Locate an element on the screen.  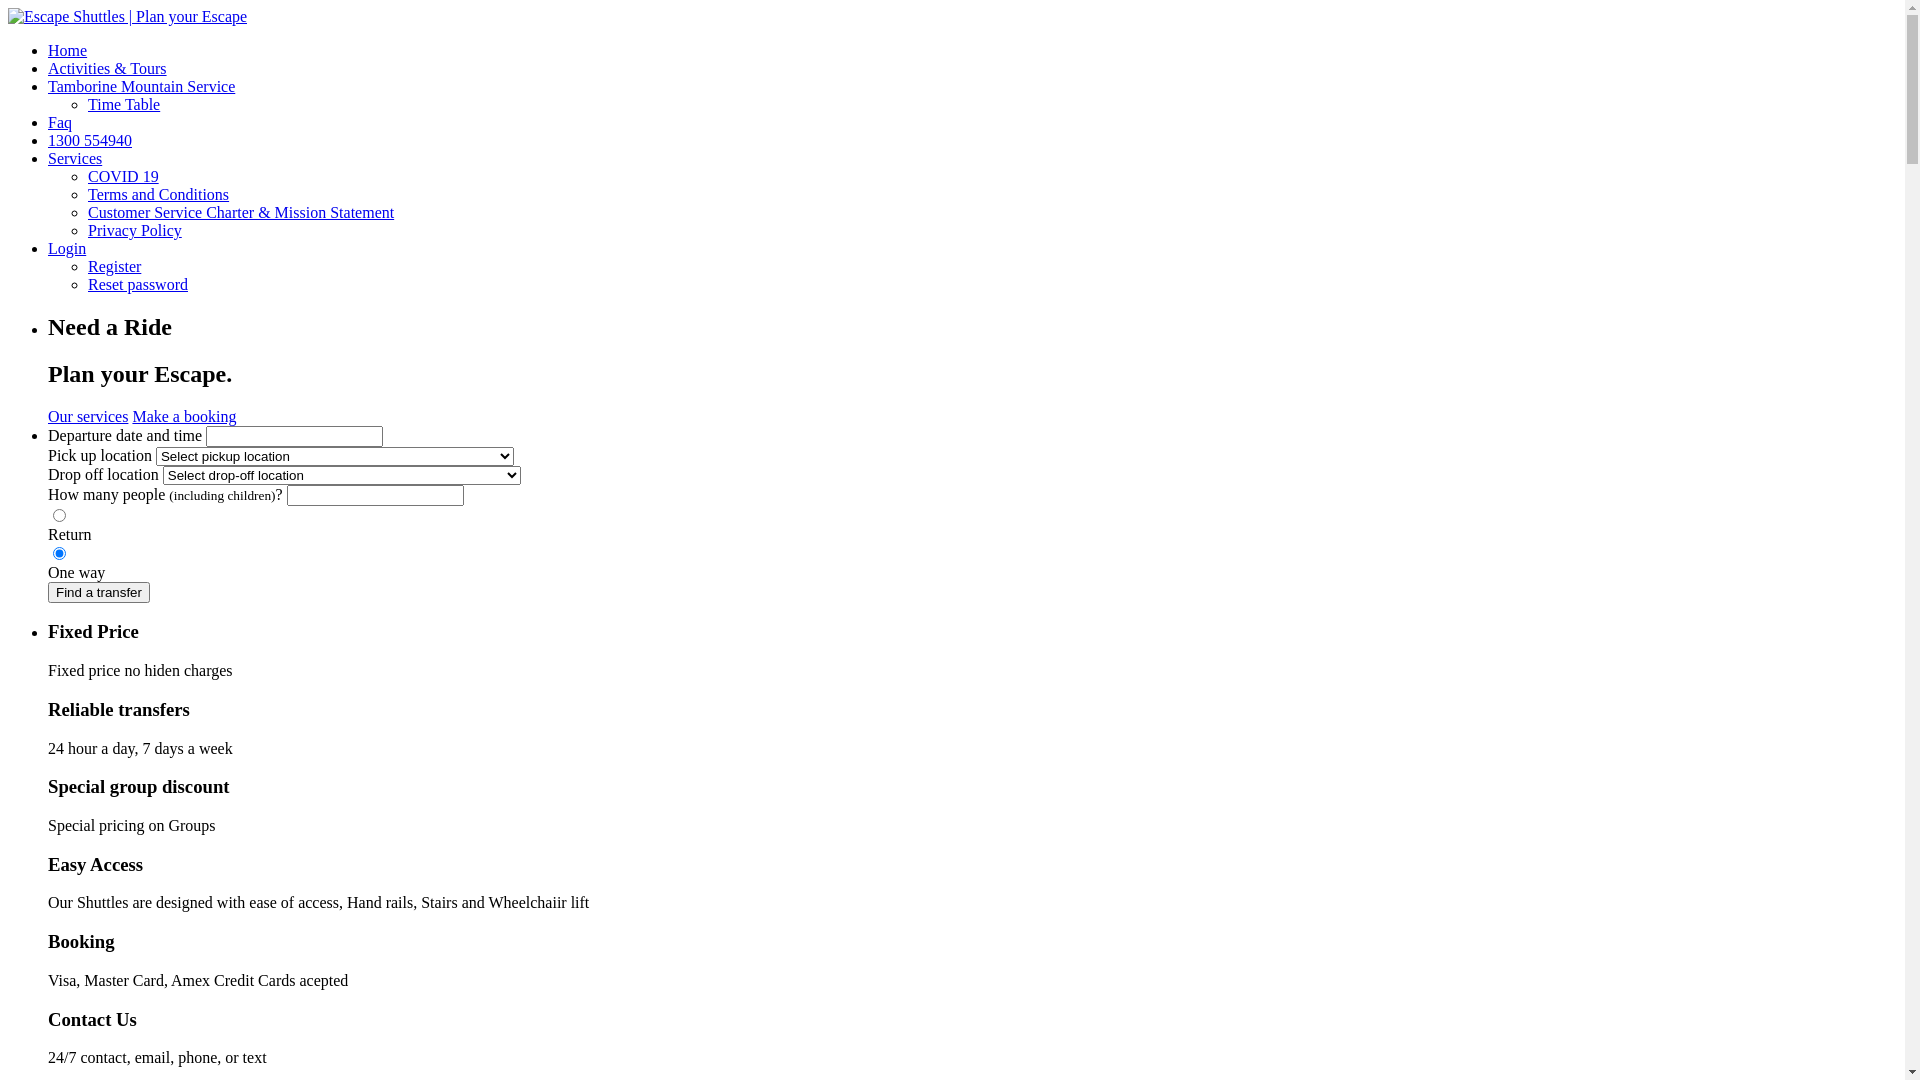
'Tamborine Mountain Service' is located at coordinates (140, 85).